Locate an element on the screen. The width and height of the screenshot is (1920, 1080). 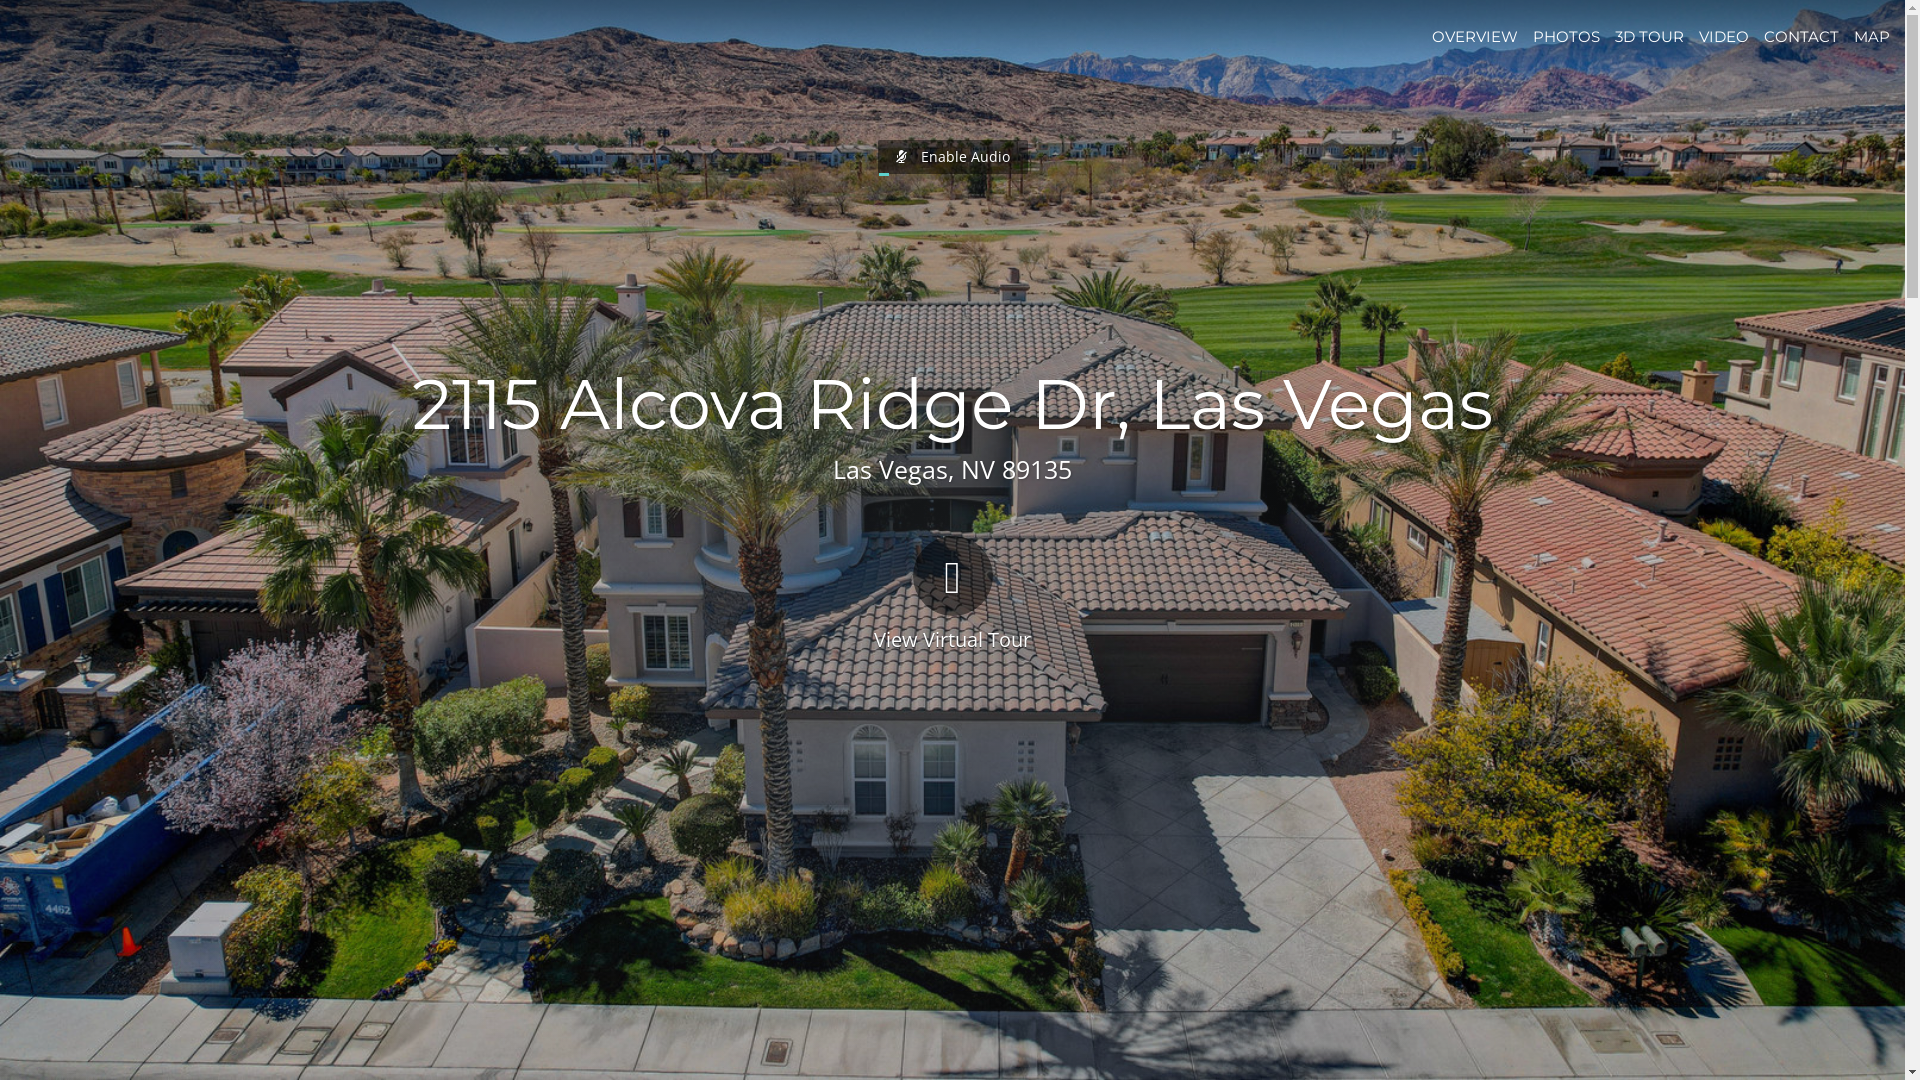
'View Virtual Tour' is located at coordinates (951, 590).